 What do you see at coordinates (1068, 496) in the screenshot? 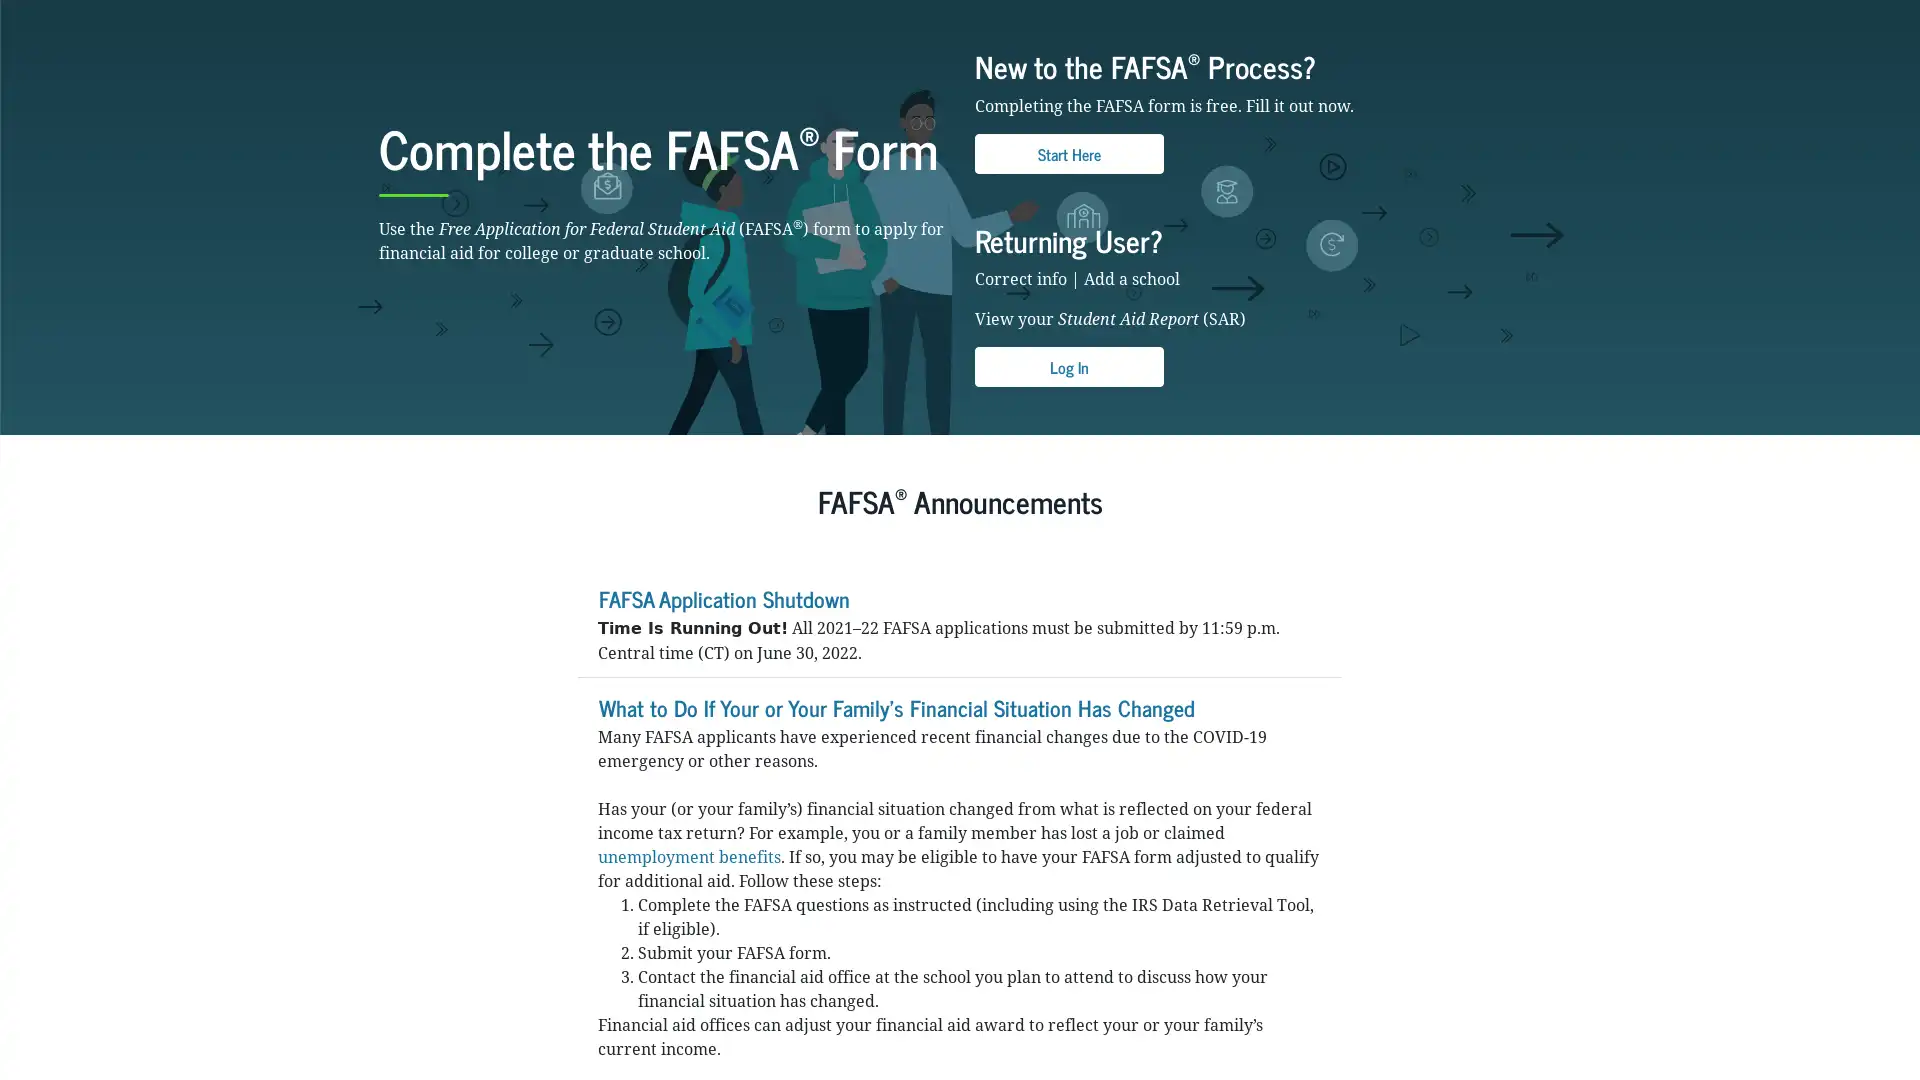
I see `Log In` at bounding box center [1068, 496].